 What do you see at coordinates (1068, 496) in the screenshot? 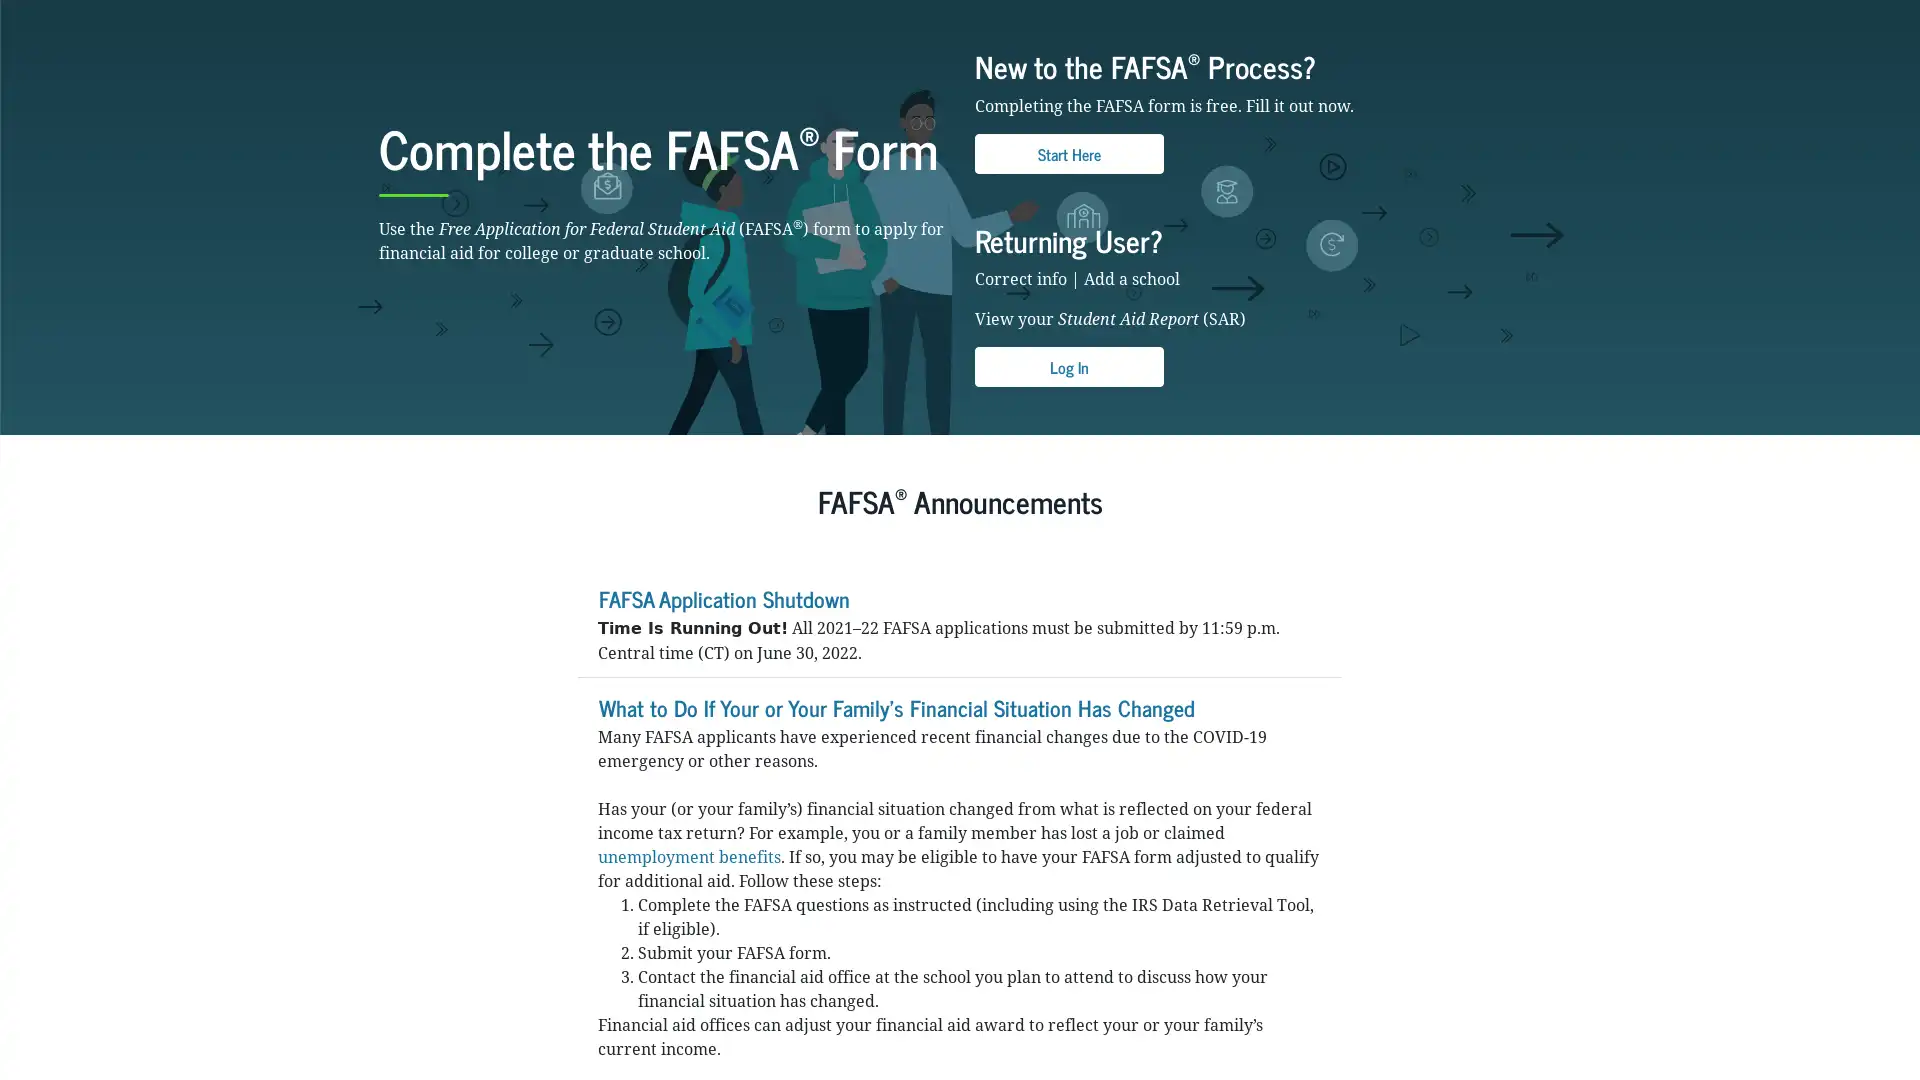
I see `Log In` at bounding box center [1068, 496].